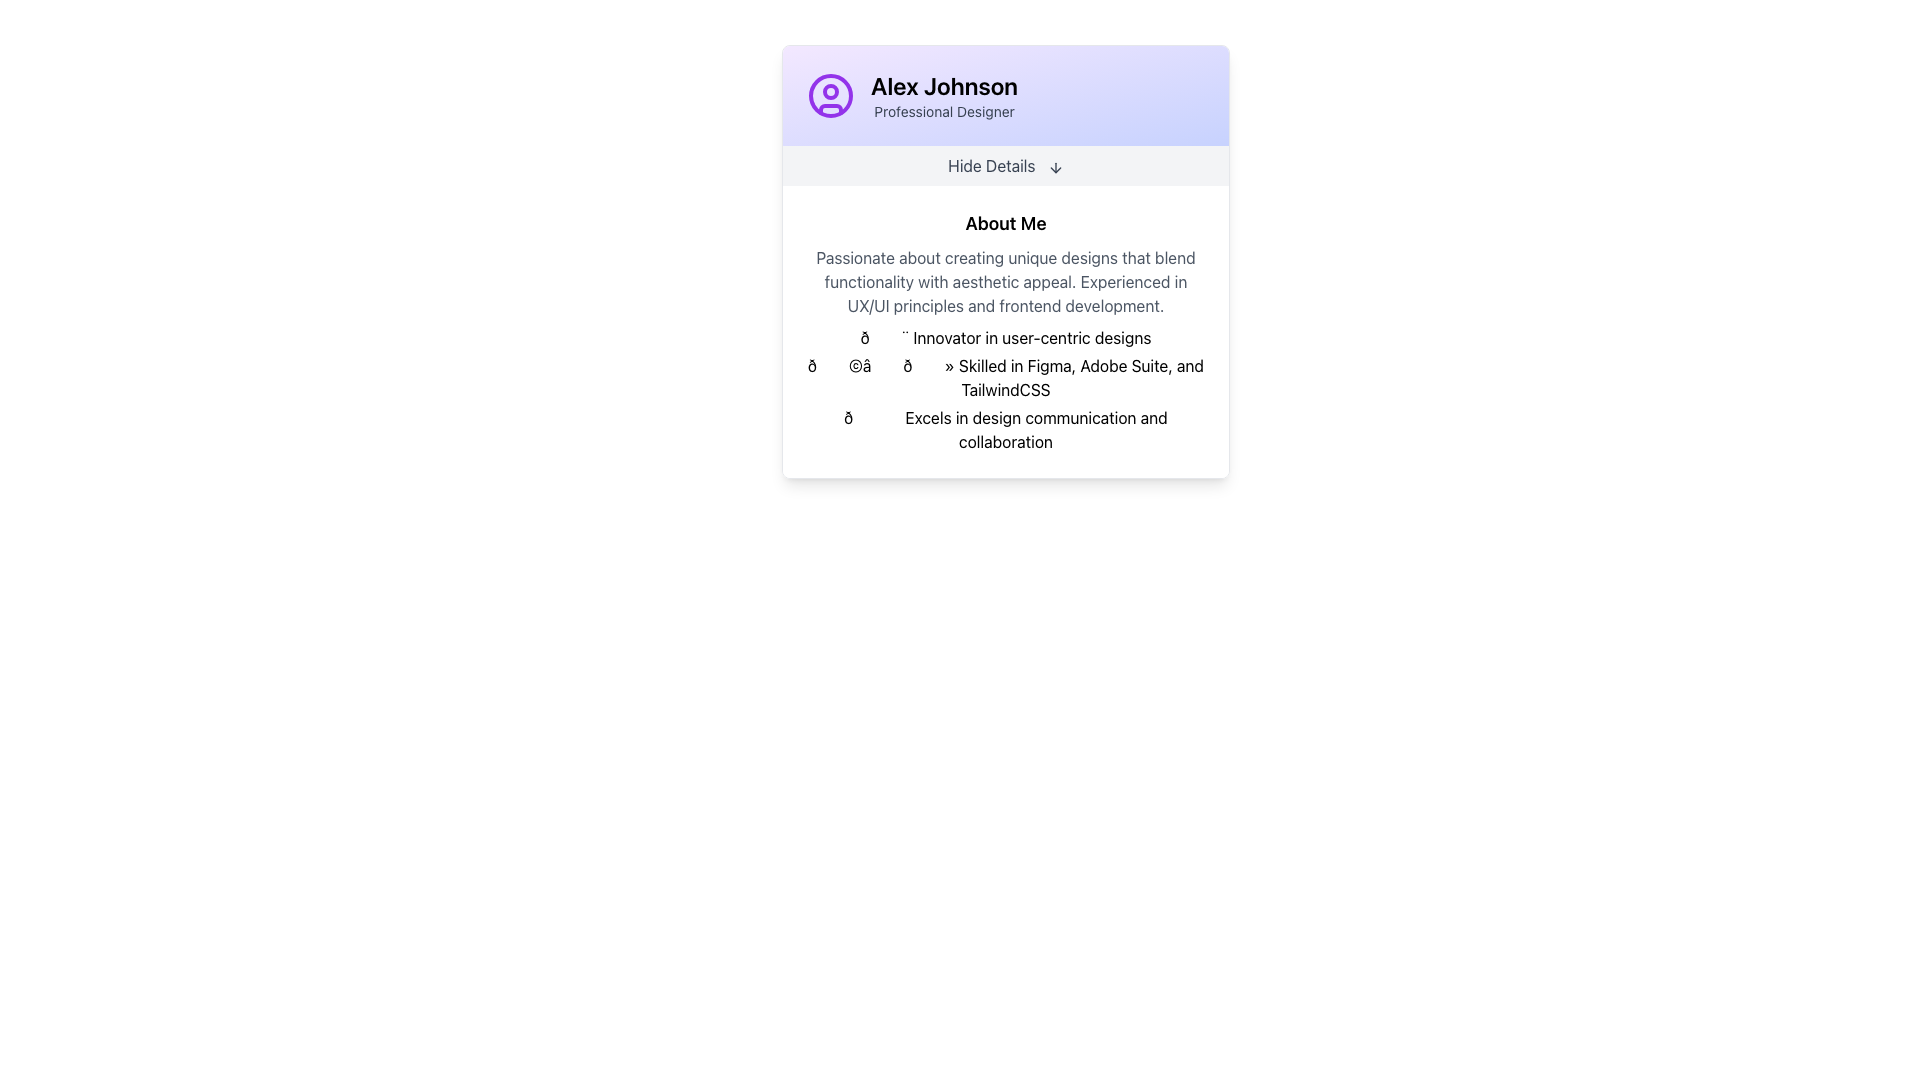  Describe the element at coordinates (943, 111) in the screenshot. I see `the text element that displays 'Professional Designer', which is styled in a smaller gray font and positioned directly below 'Alex Johnson' in the profile card layout` at that location.